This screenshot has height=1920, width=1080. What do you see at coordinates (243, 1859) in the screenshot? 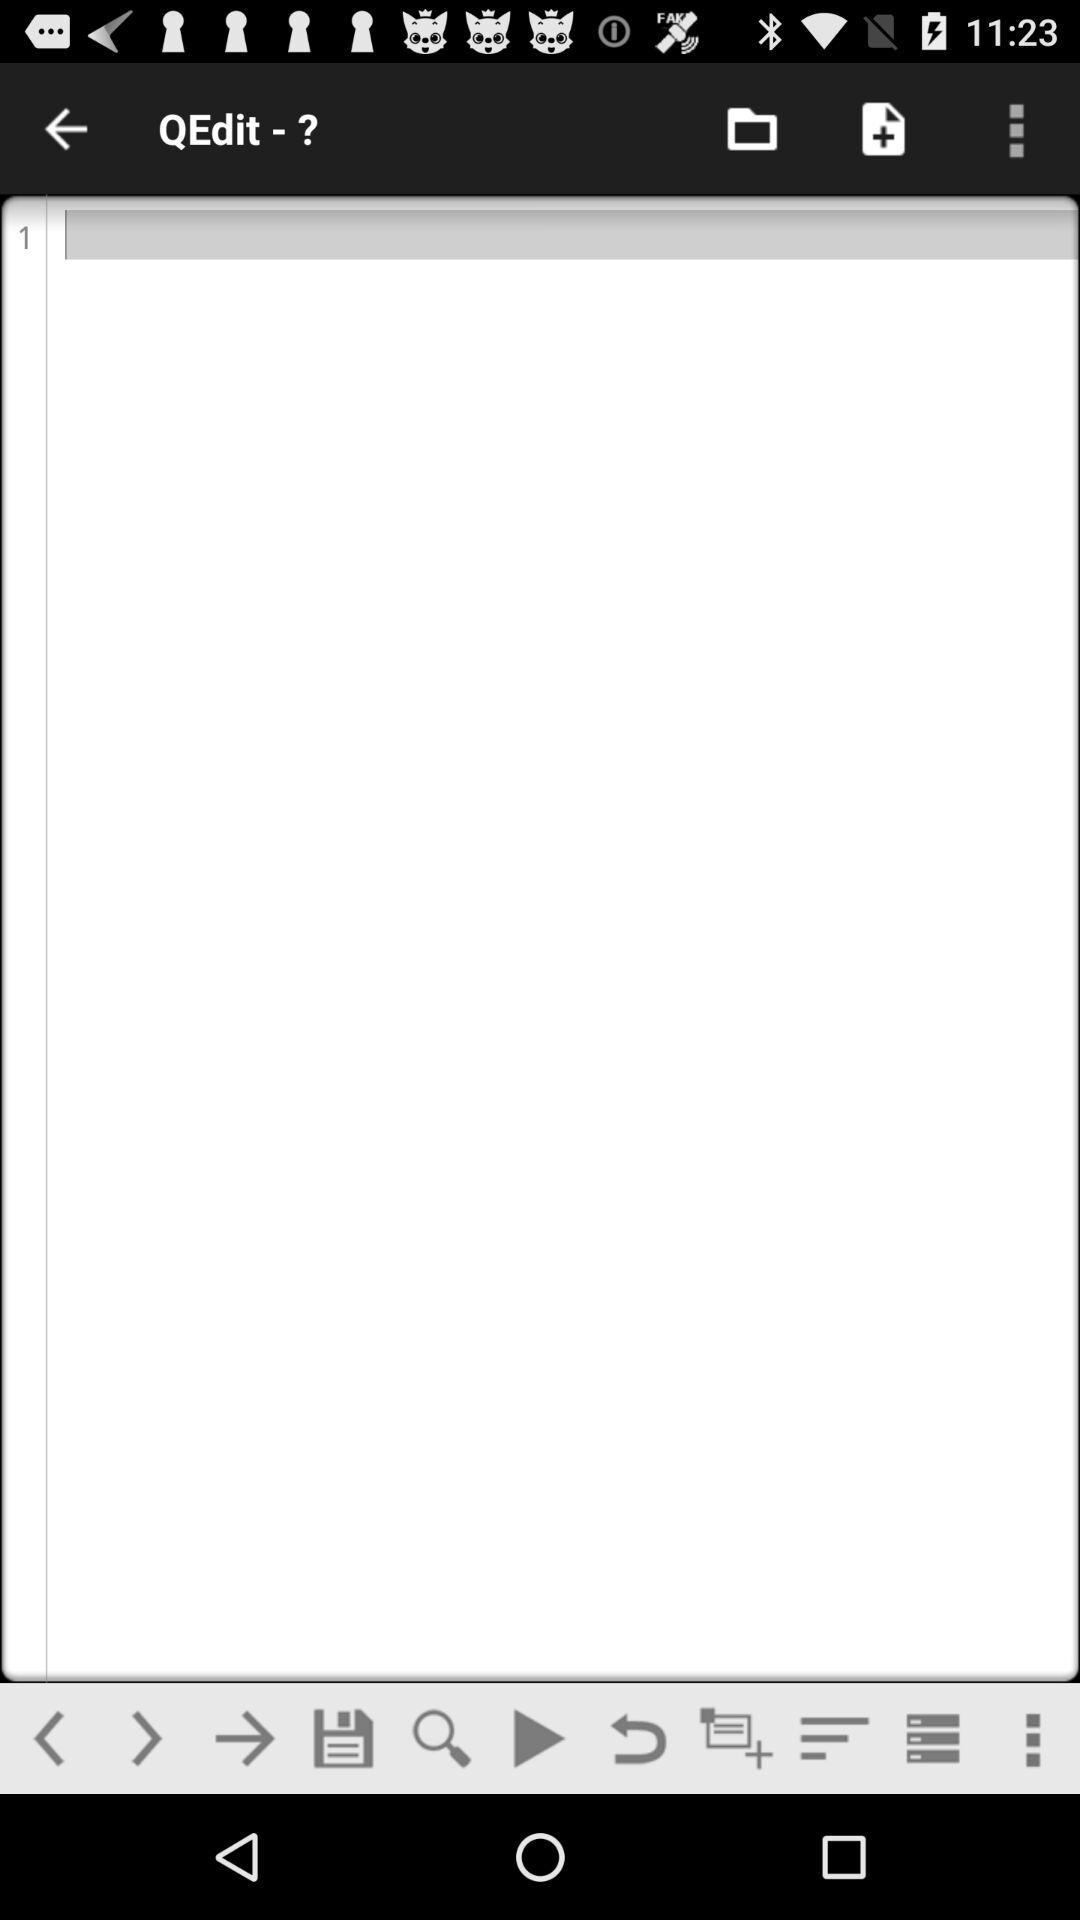
I see `the arrow_forward icon` at bounding box center [243, 1859].